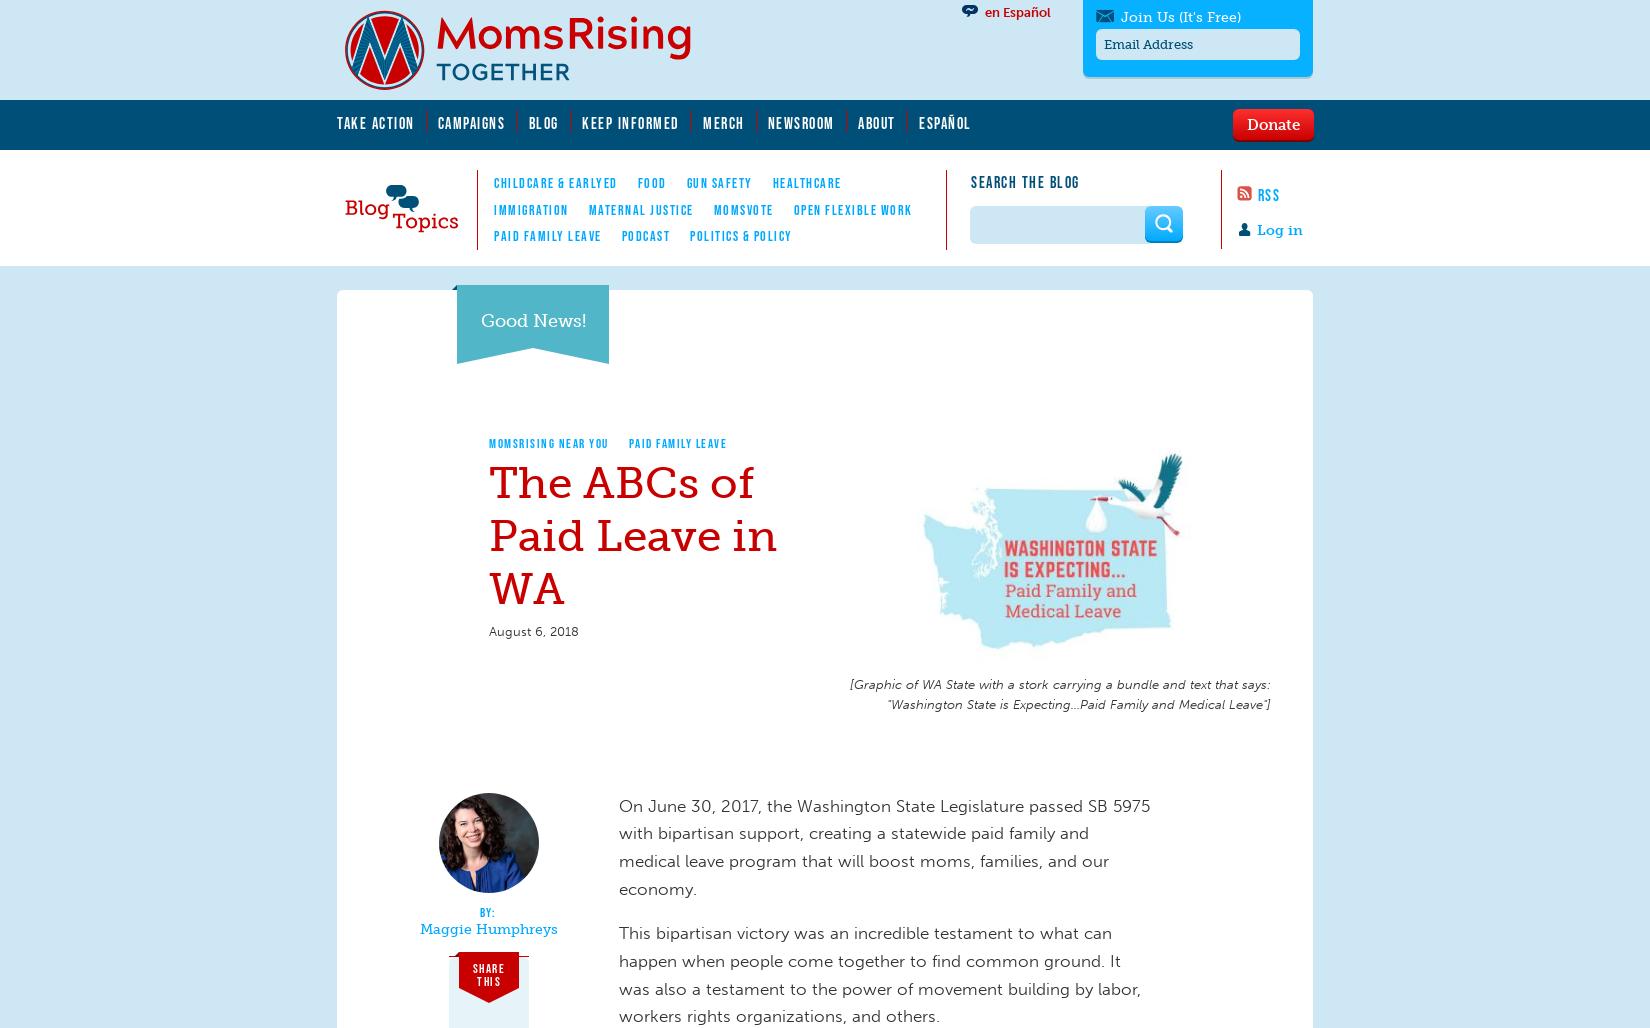  I want to click on 'Childcare & EarlyEd', so click(554, 182).